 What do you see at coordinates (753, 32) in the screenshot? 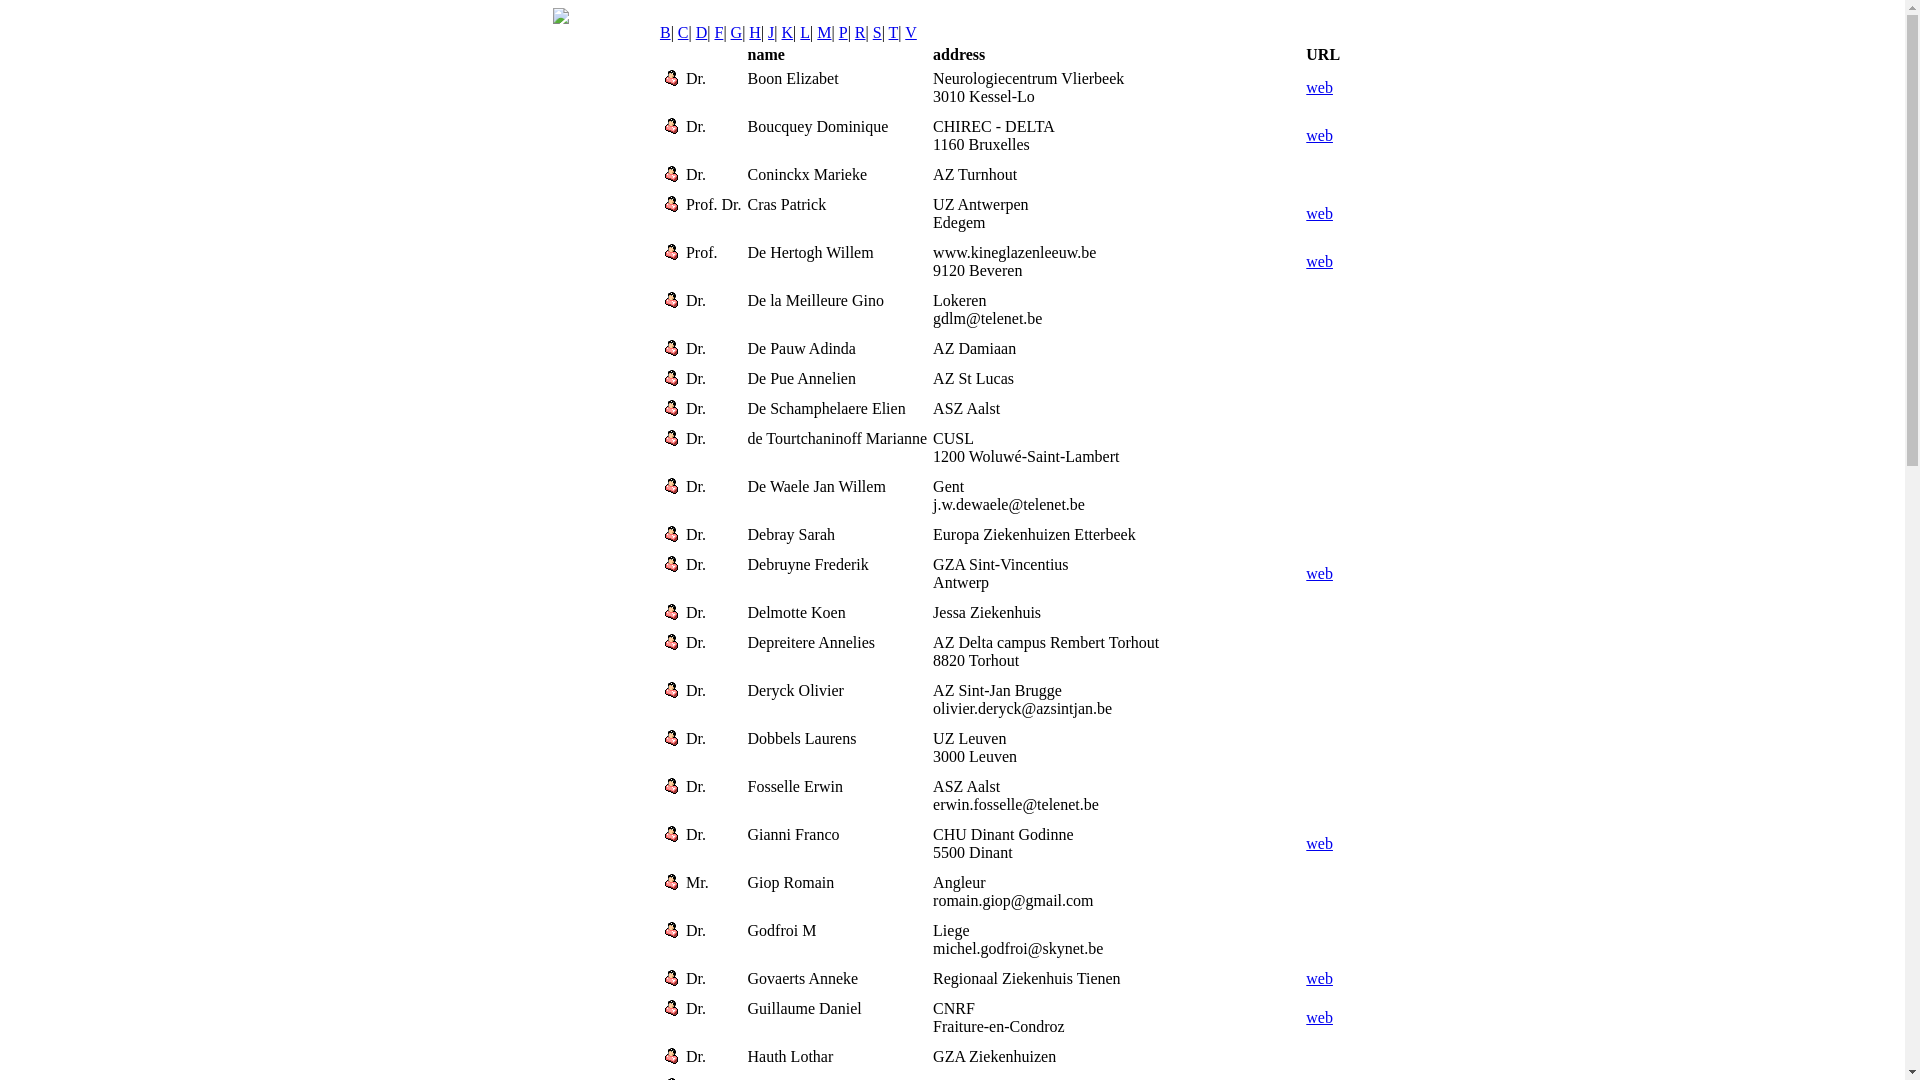
I see `'H'` at bounding box center [753, 32].